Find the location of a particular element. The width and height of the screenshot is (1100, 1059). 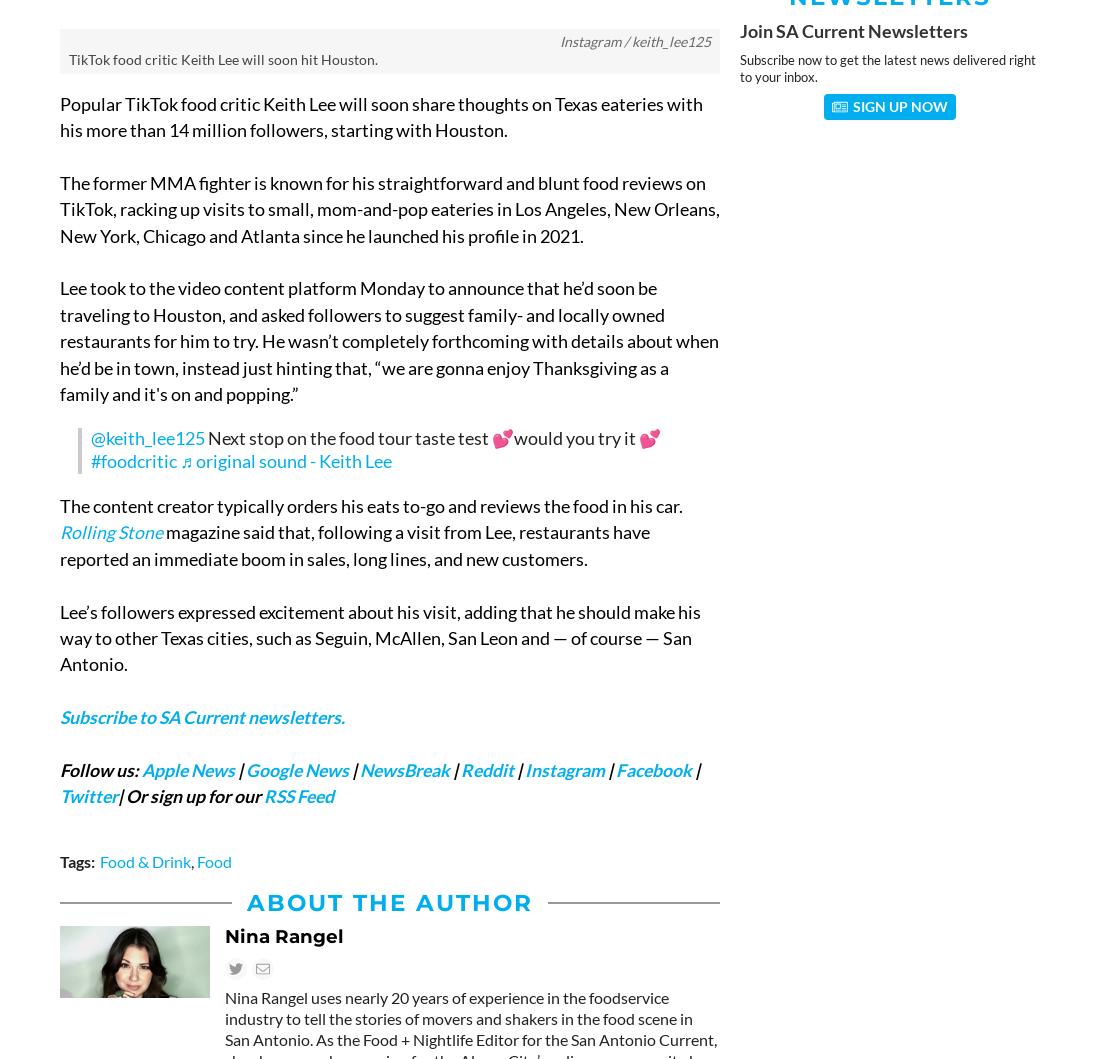

'@keith_lee125' is located at coordinates (90, 438).